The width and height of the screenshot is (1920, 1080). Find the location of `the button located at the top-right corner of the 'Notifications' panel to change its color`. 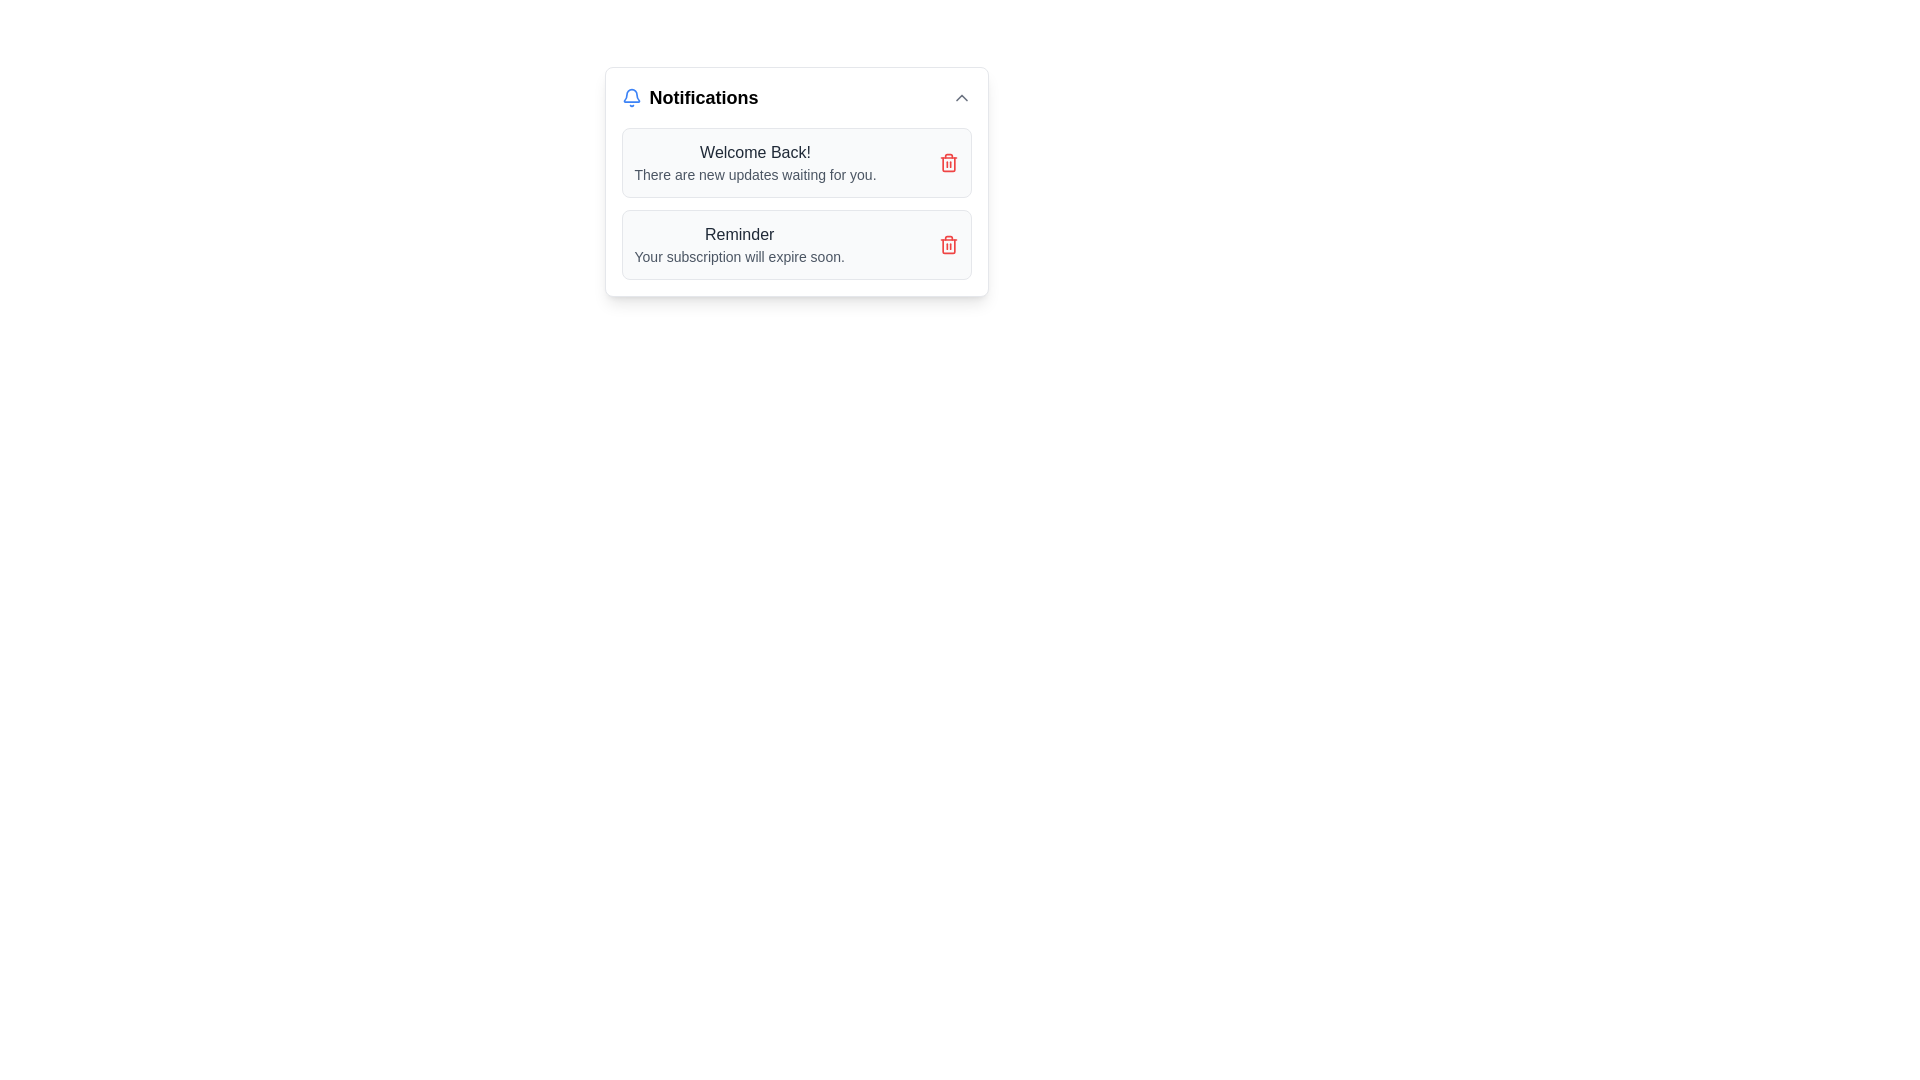

the button located at the top-right corner of the 'Notifications' panel to change its color is located at coordinates (961, 97).